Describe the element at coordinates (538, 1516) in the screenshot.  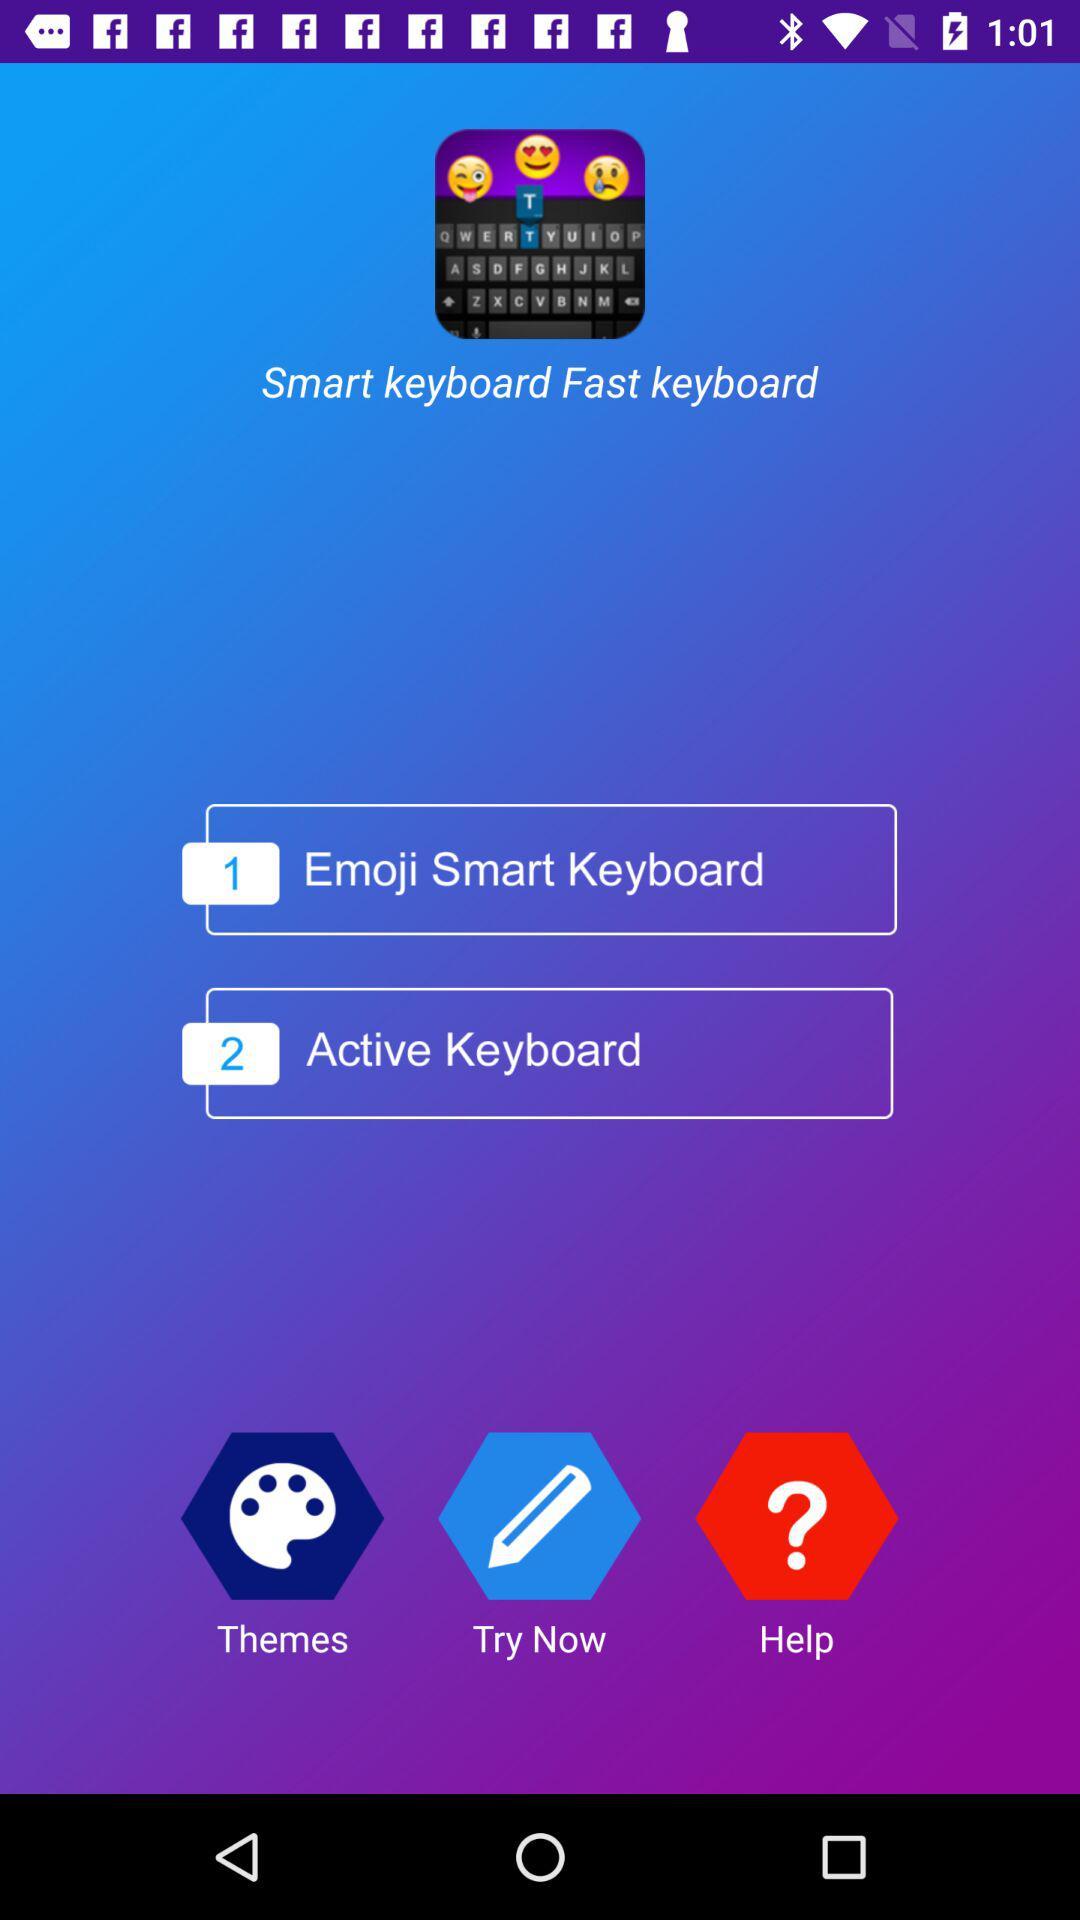
I see `the icon above try now` at that location.